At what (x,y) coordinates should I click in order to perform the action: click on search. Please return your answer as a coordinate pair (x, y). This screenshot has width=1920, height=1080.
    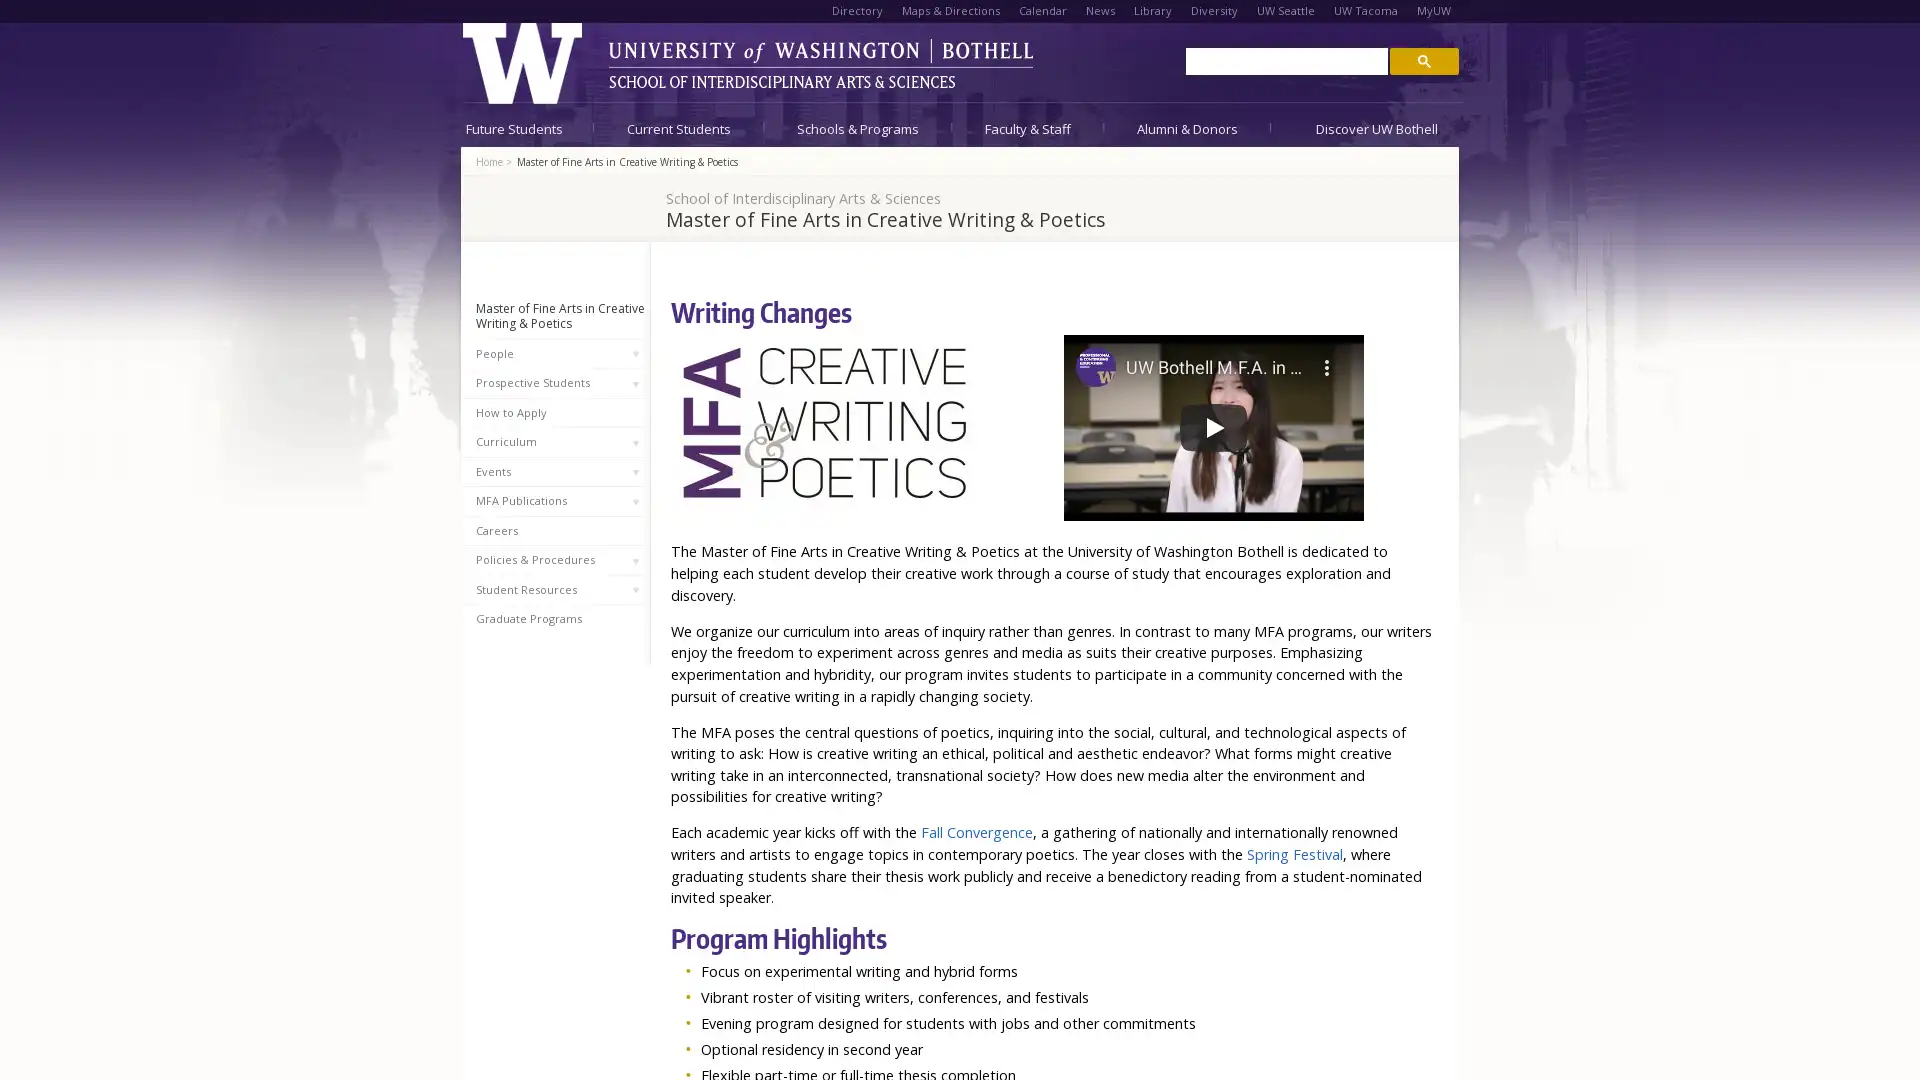
    Looking at the image, I should click on (1423, 59).